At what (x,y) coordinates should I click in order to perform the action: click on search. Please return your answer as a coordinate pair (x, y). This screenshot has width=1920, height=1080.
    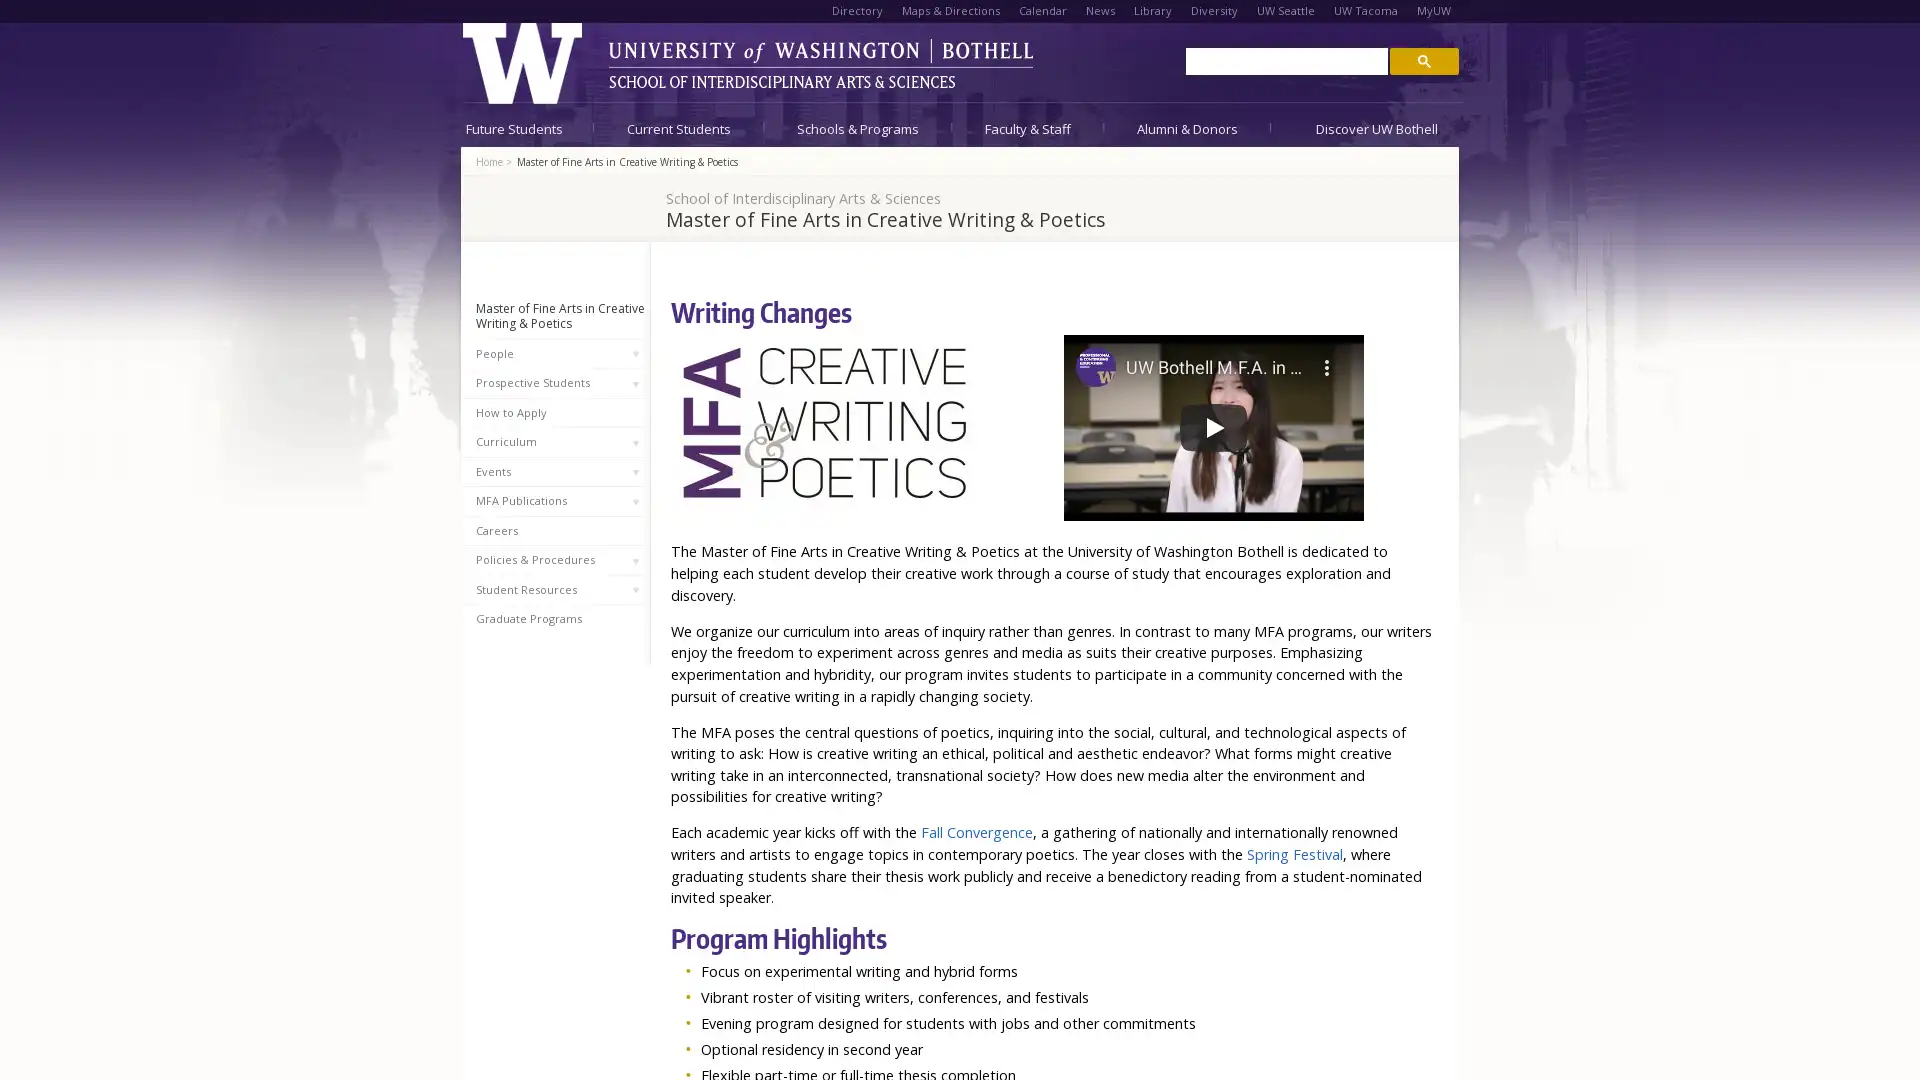
    Looking at the image, I should click on (1423, 59).